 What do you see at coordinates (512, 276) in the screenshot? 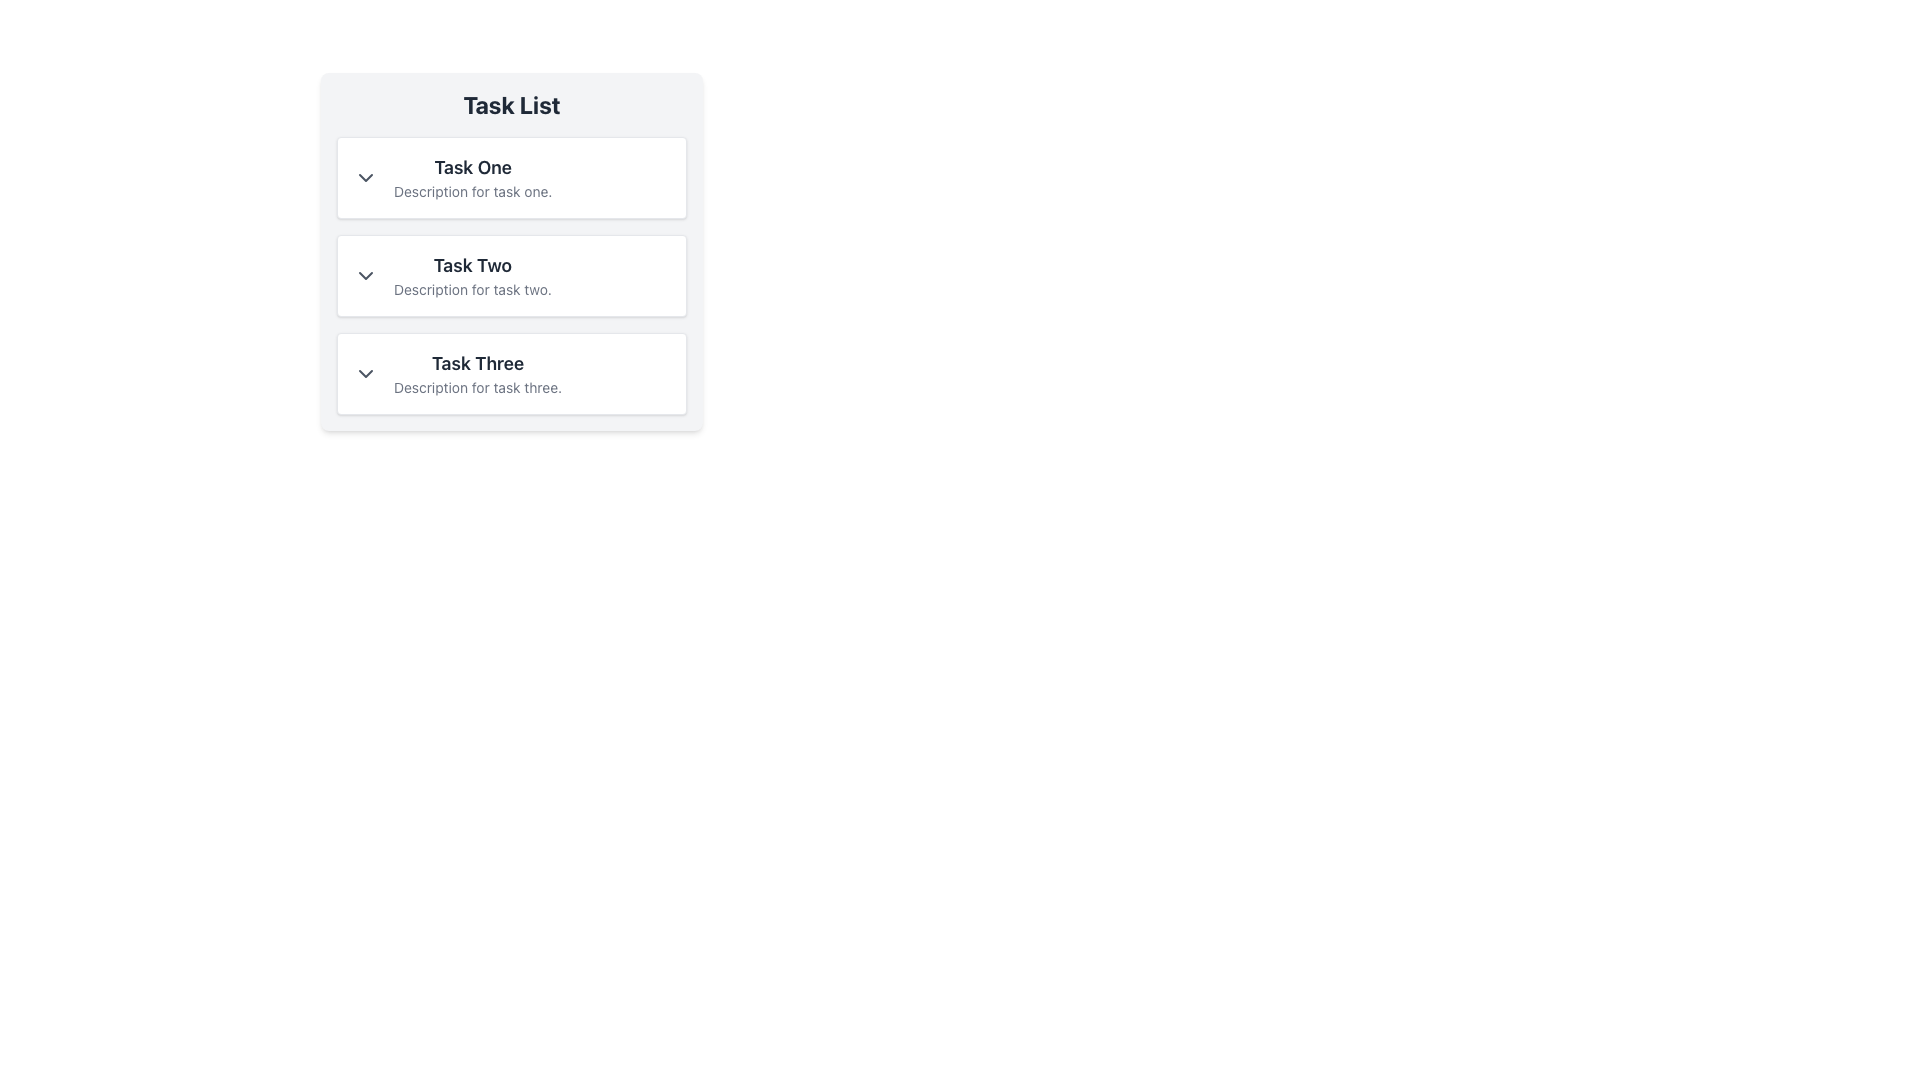
I see `description of the second task in the task list, which is part of a collapsible component styled with bold titles and chevron icons` at bounding box center [512, 276].